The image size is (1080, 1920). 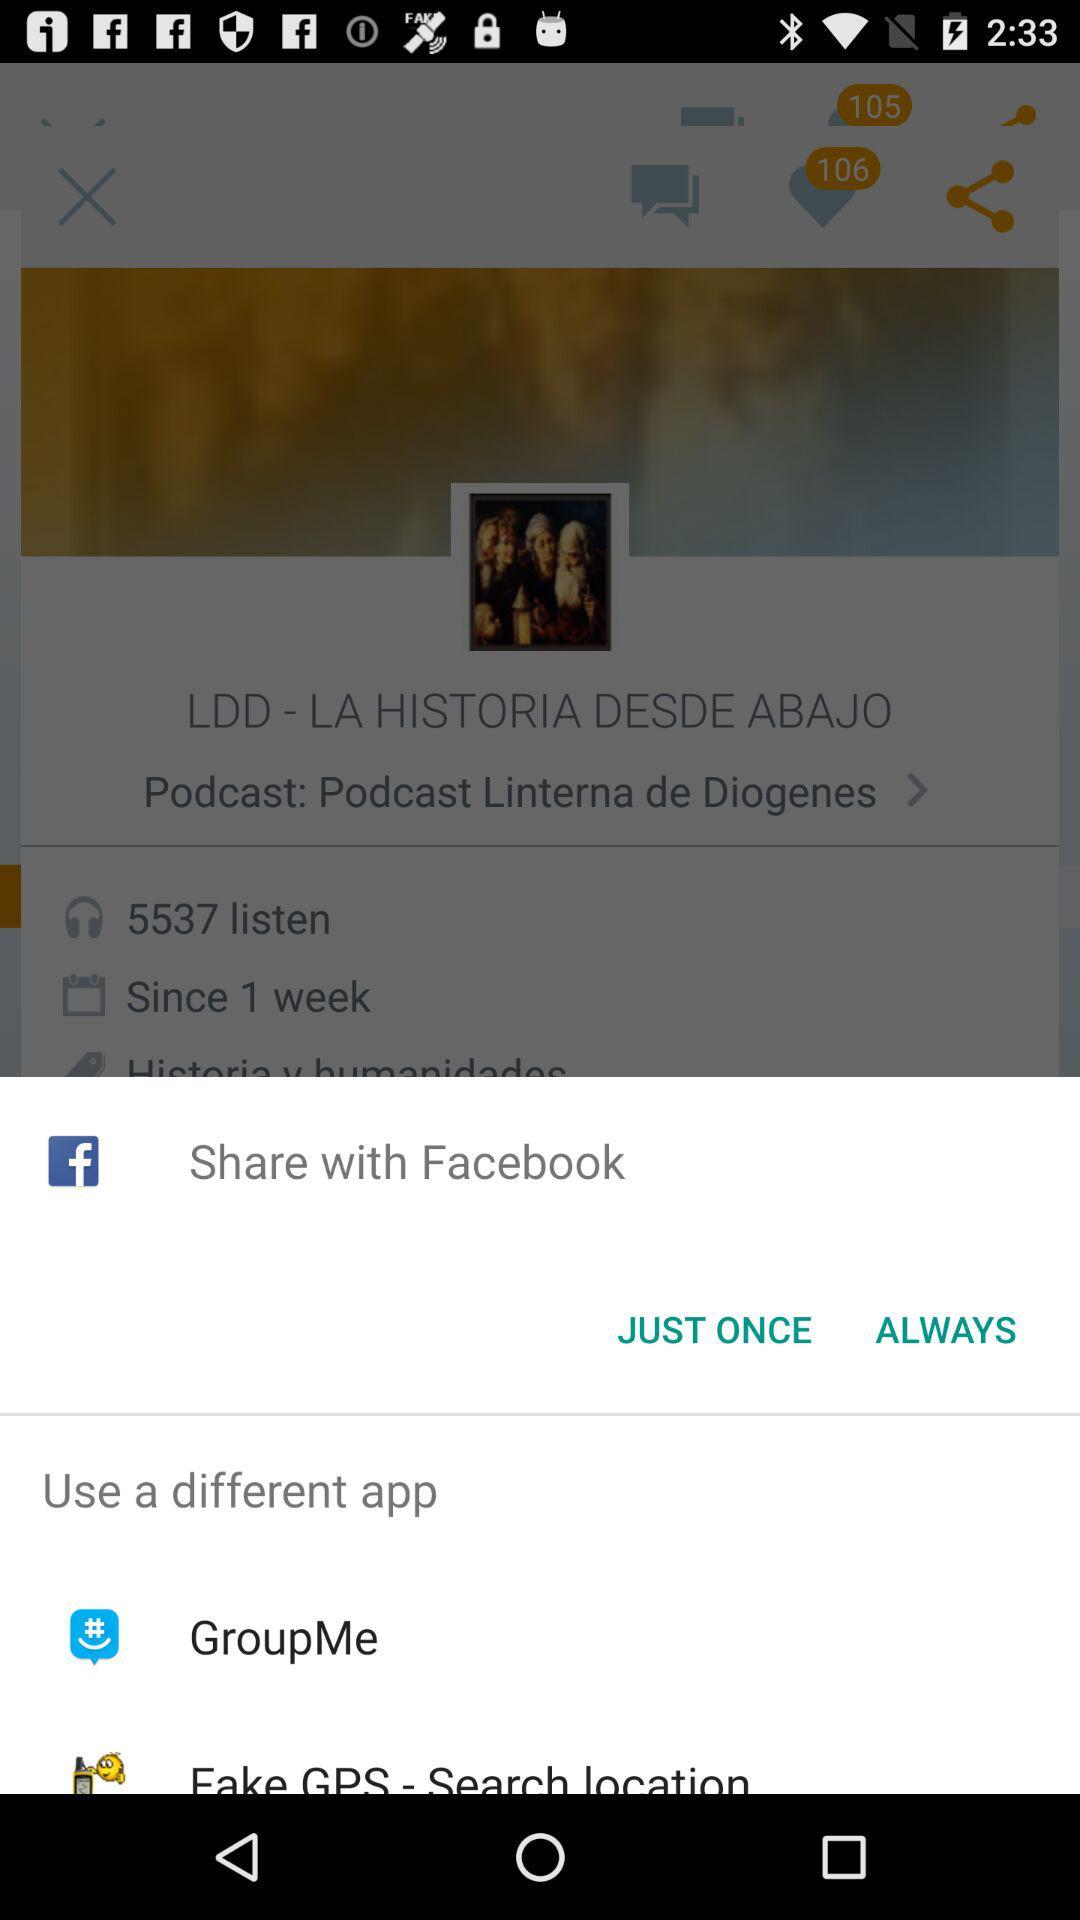 What do you see at coordinates (540, 1489) in the screenshot?
I see `icon above the groupme icon` at bounding box center [540, 1489].